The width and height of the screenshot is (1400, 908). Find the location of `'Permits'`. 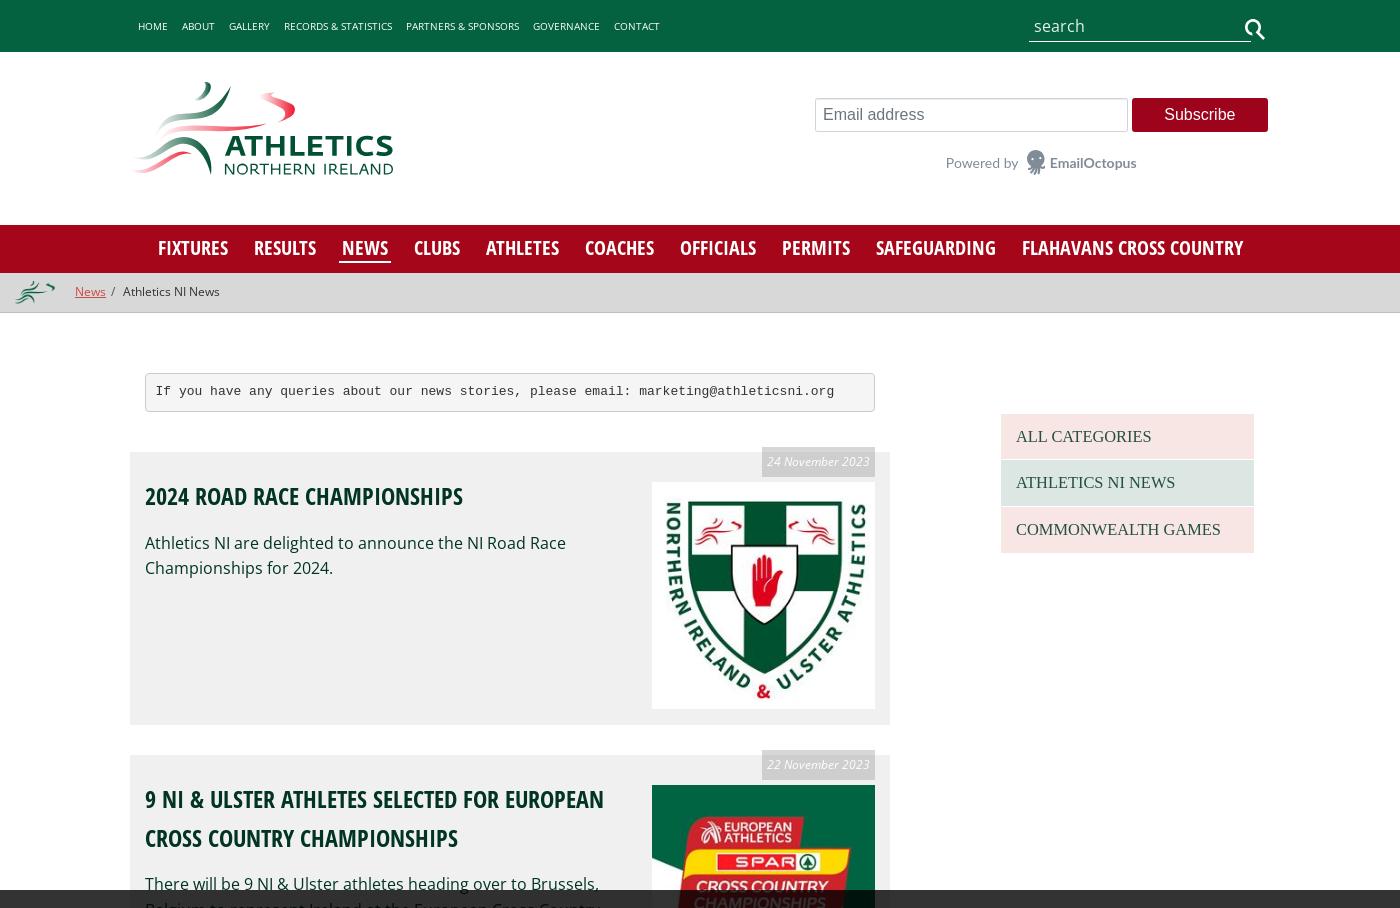

'Permits' is located at coordinates (814, 245).